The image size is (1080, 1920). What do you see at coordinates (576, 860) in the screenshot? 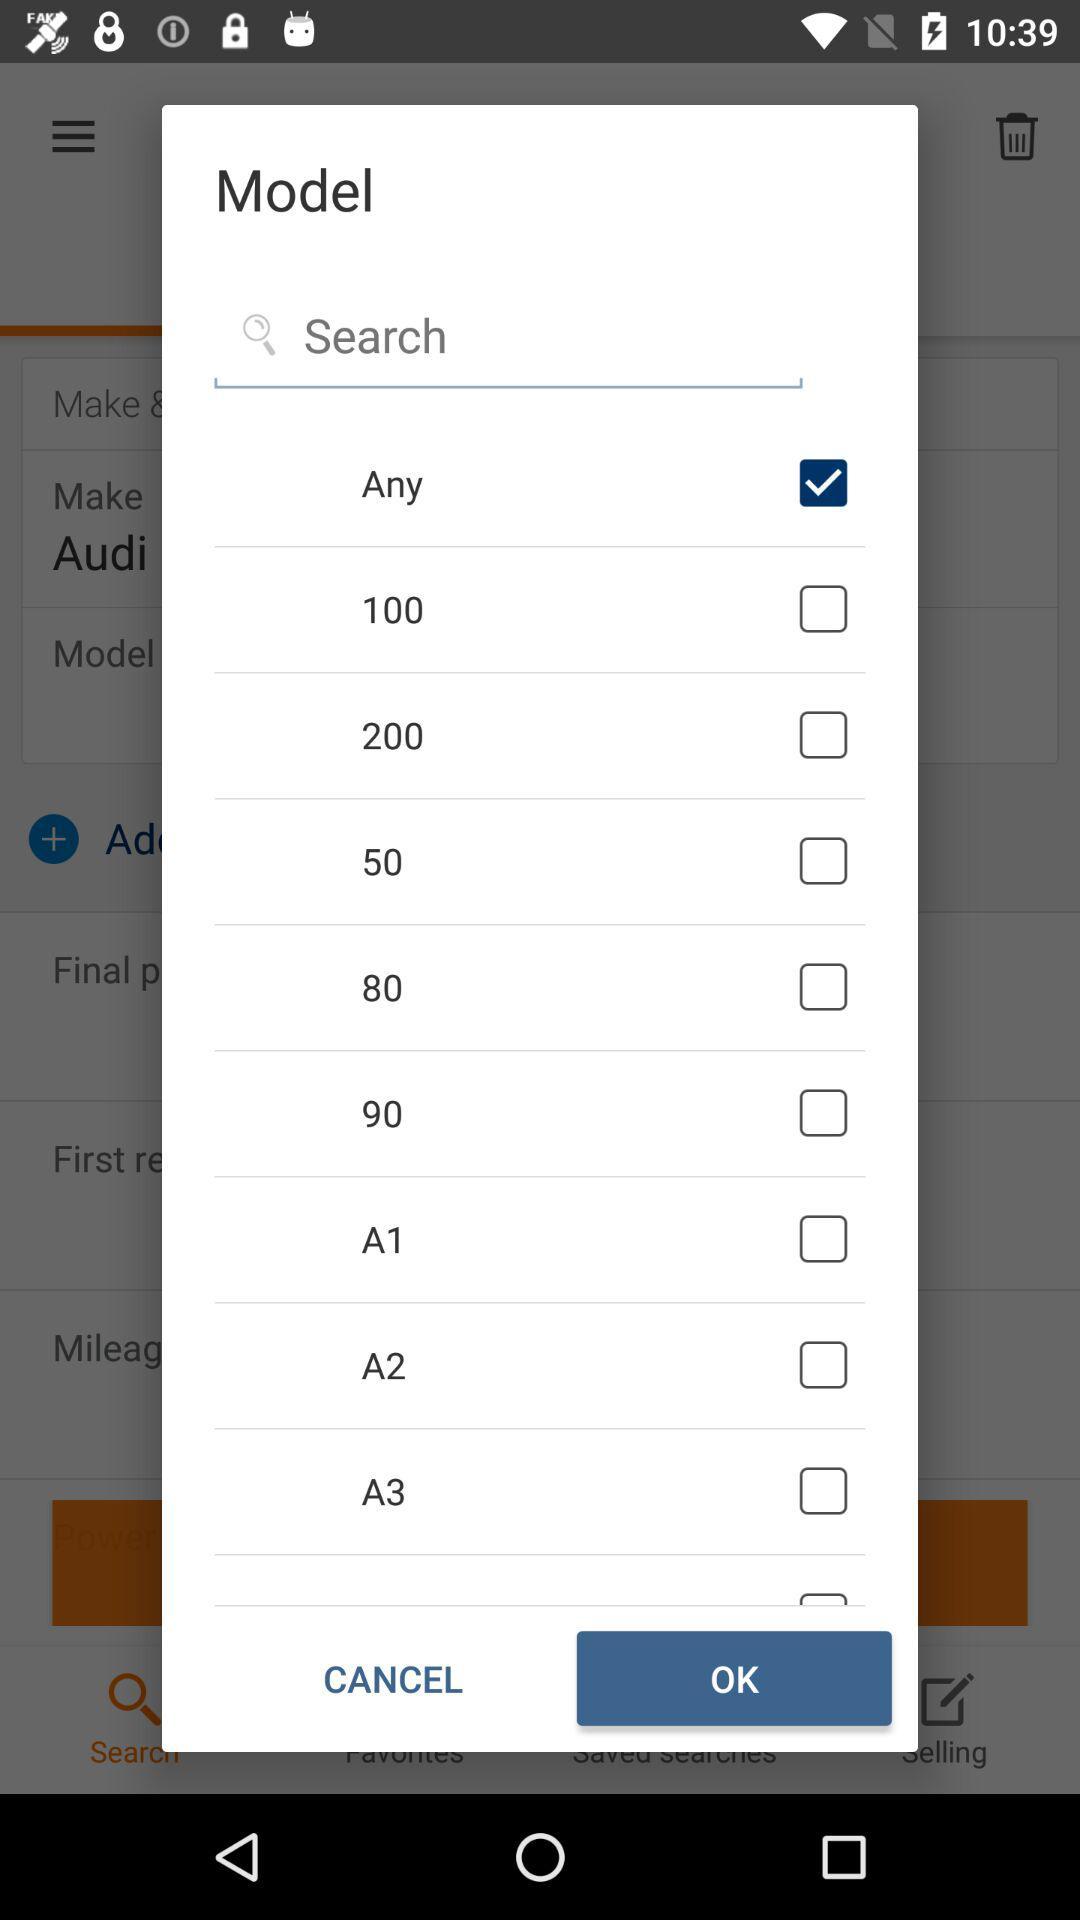
I see `50 icon` at bounding box center [576, 860].